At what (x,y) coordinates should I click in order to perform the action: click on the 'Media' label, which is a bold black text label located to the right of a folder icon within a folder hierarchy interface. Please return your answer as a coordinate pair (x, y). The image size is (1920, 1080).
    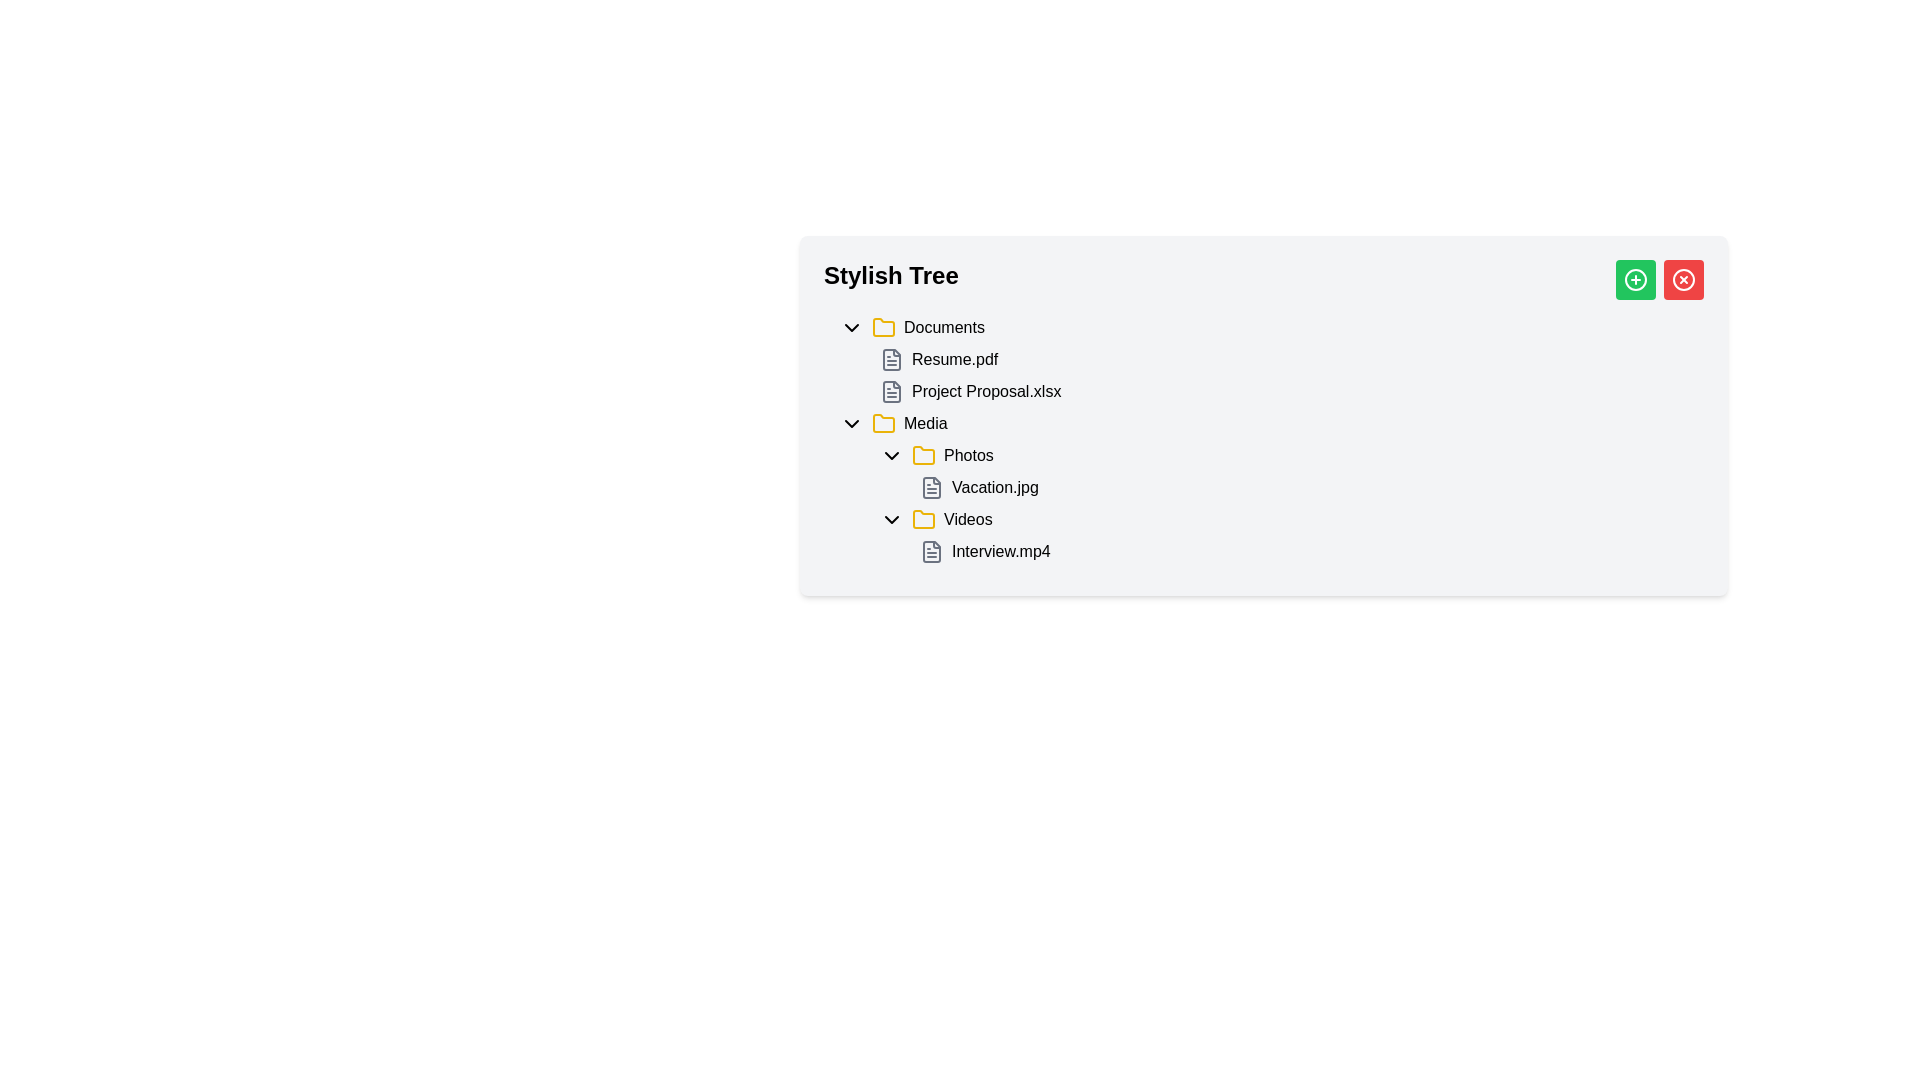
    Looking at the image, I should click on (924, 423).